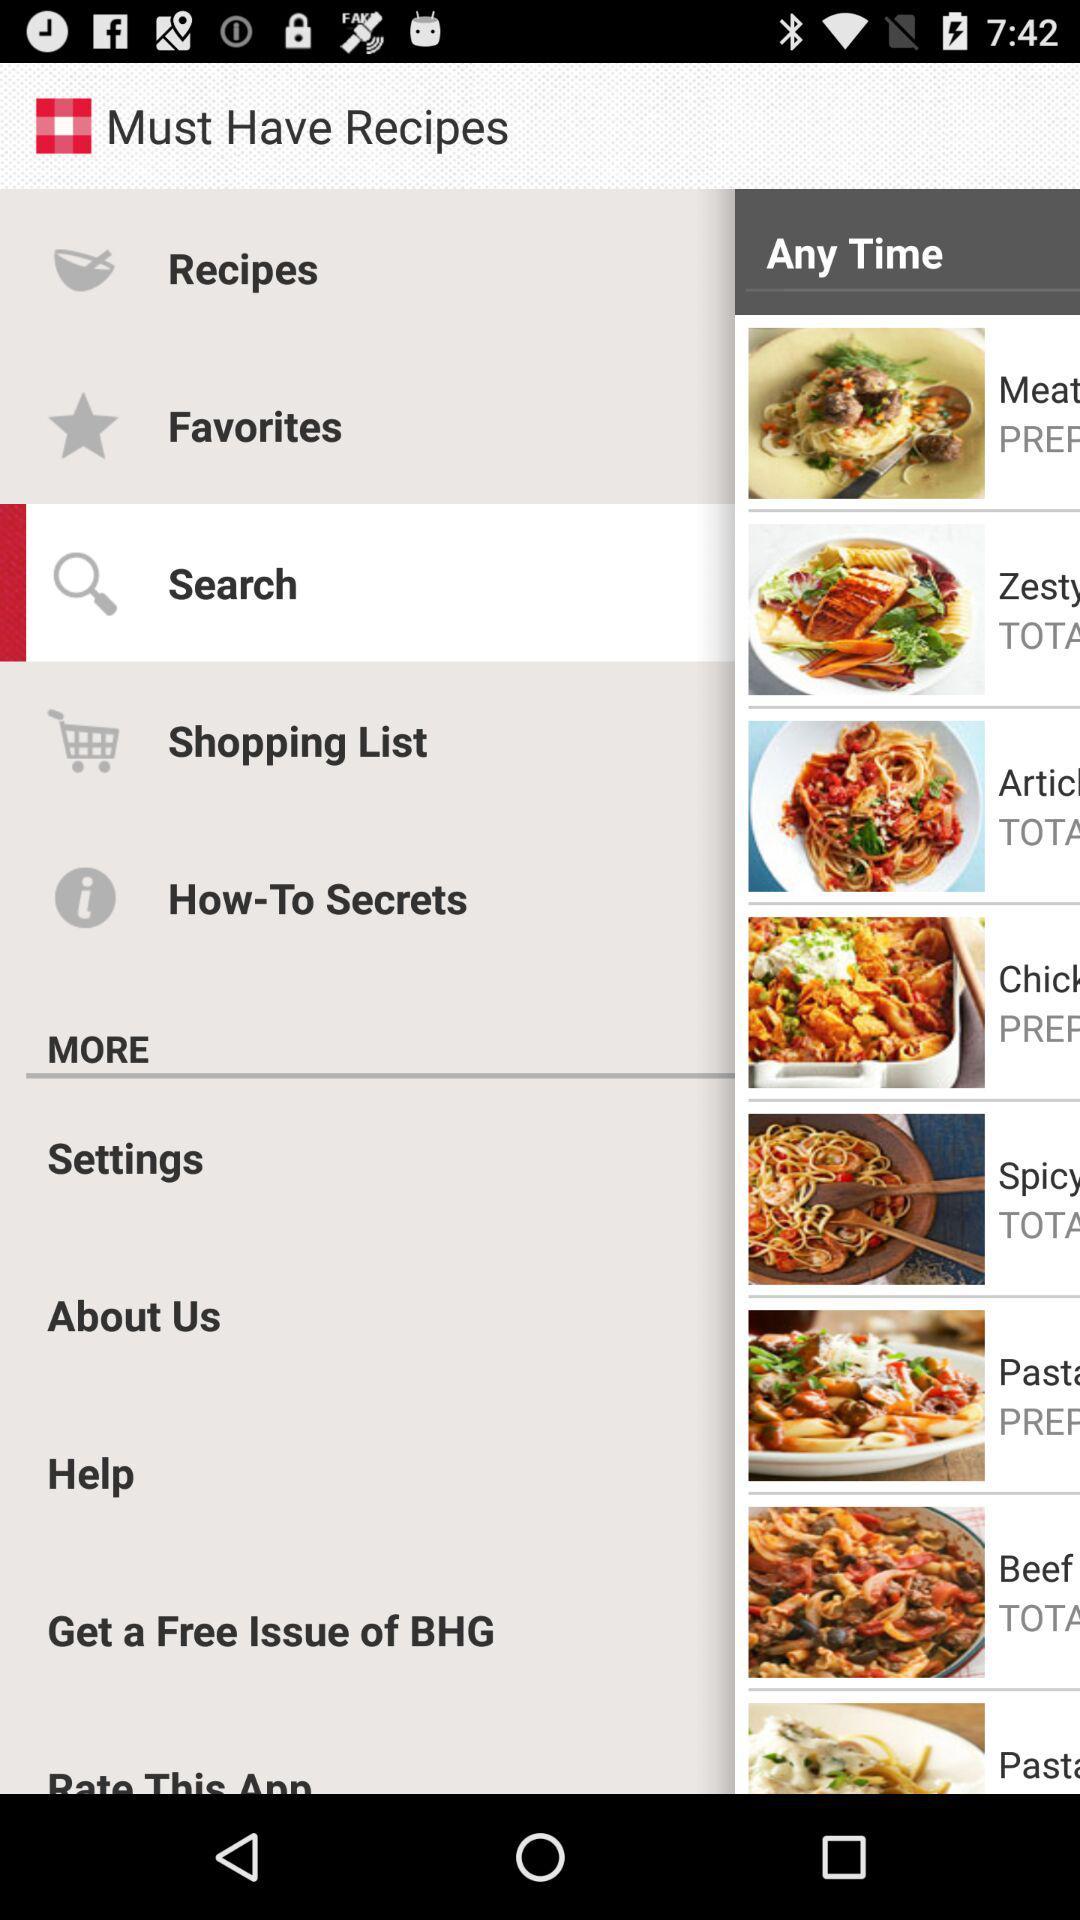 This screenshot has width=1080, height=1920. What do you see at coordinates (380, 1074) in the screenshot?
I see `app below the more app` at bounding box center [380, 1074].